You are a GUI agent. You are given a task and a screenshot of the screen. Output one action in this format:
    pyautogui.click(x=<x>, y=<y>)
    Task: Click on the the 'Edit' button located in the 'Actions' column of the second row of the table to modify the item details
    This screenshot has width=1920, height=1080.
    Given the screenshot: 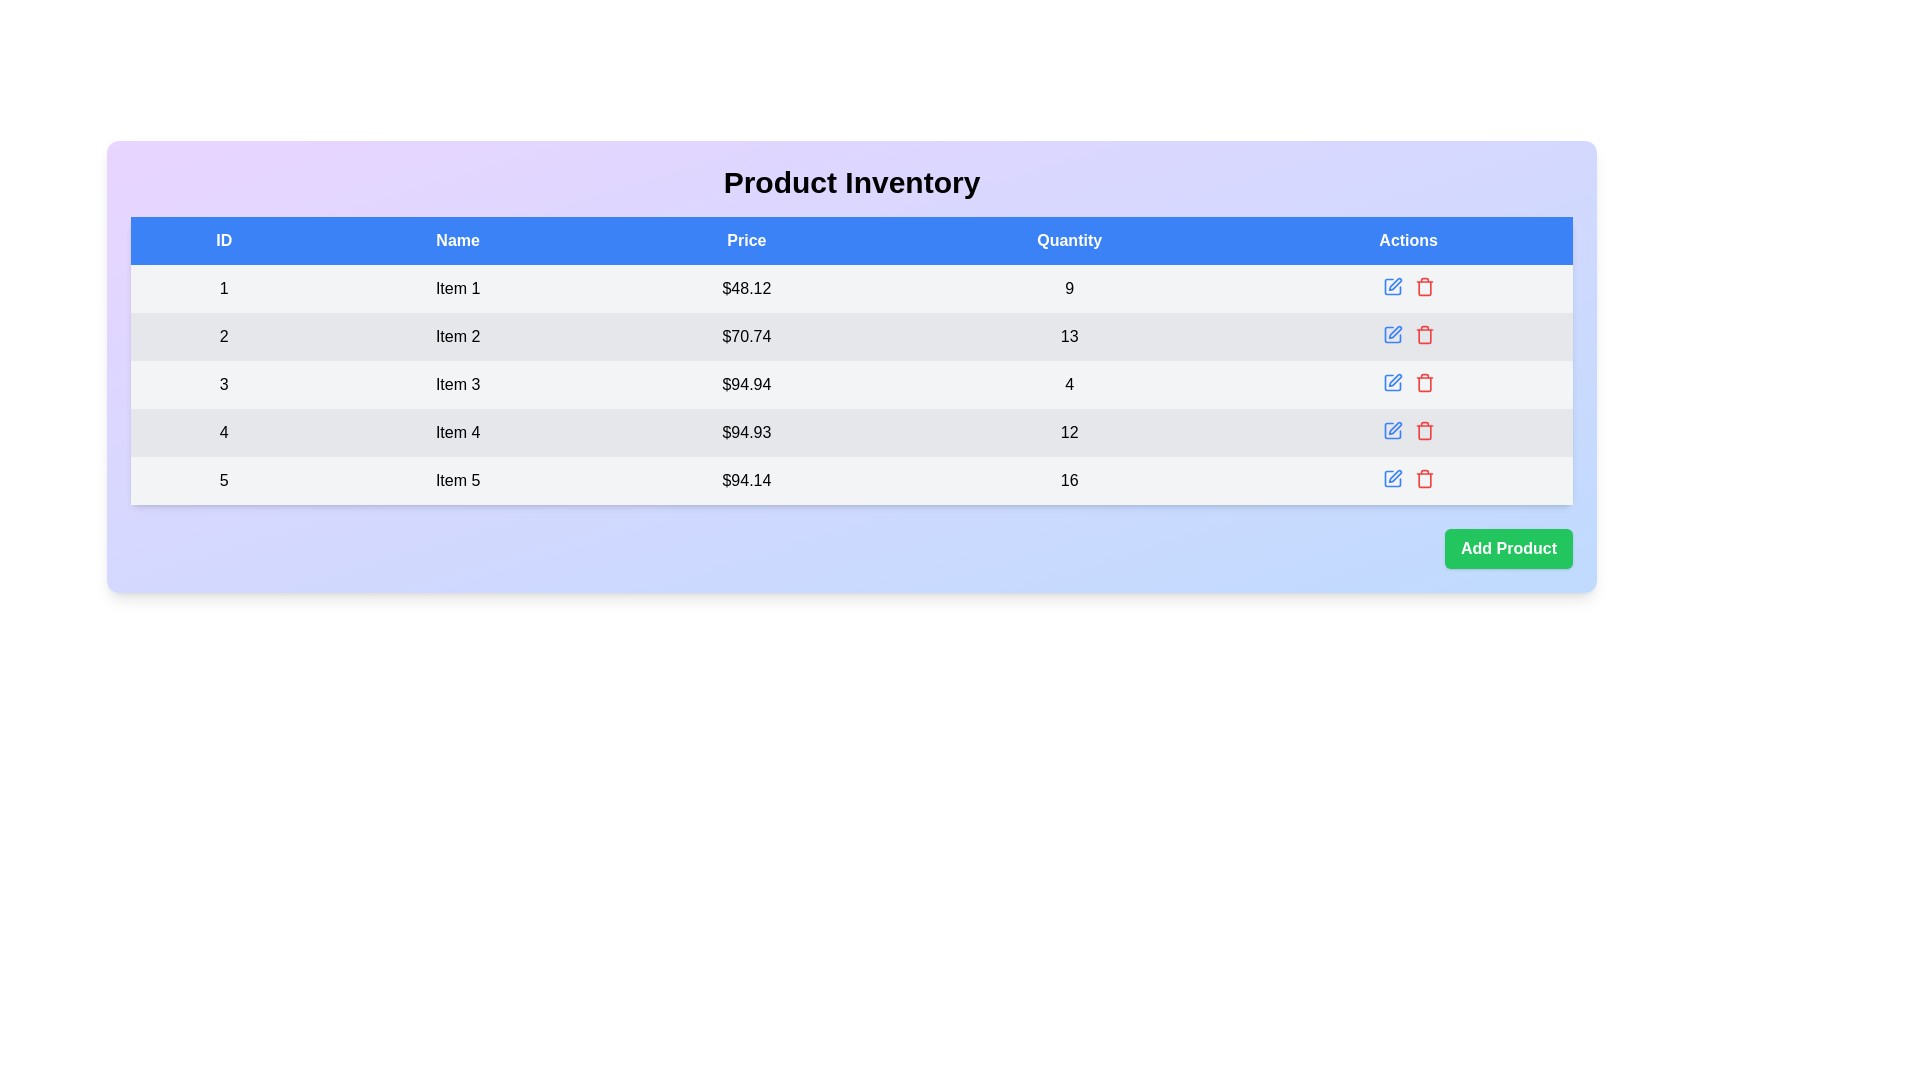 What is the action you would take?
    pyautogui.click(x=1391, y=334)
    